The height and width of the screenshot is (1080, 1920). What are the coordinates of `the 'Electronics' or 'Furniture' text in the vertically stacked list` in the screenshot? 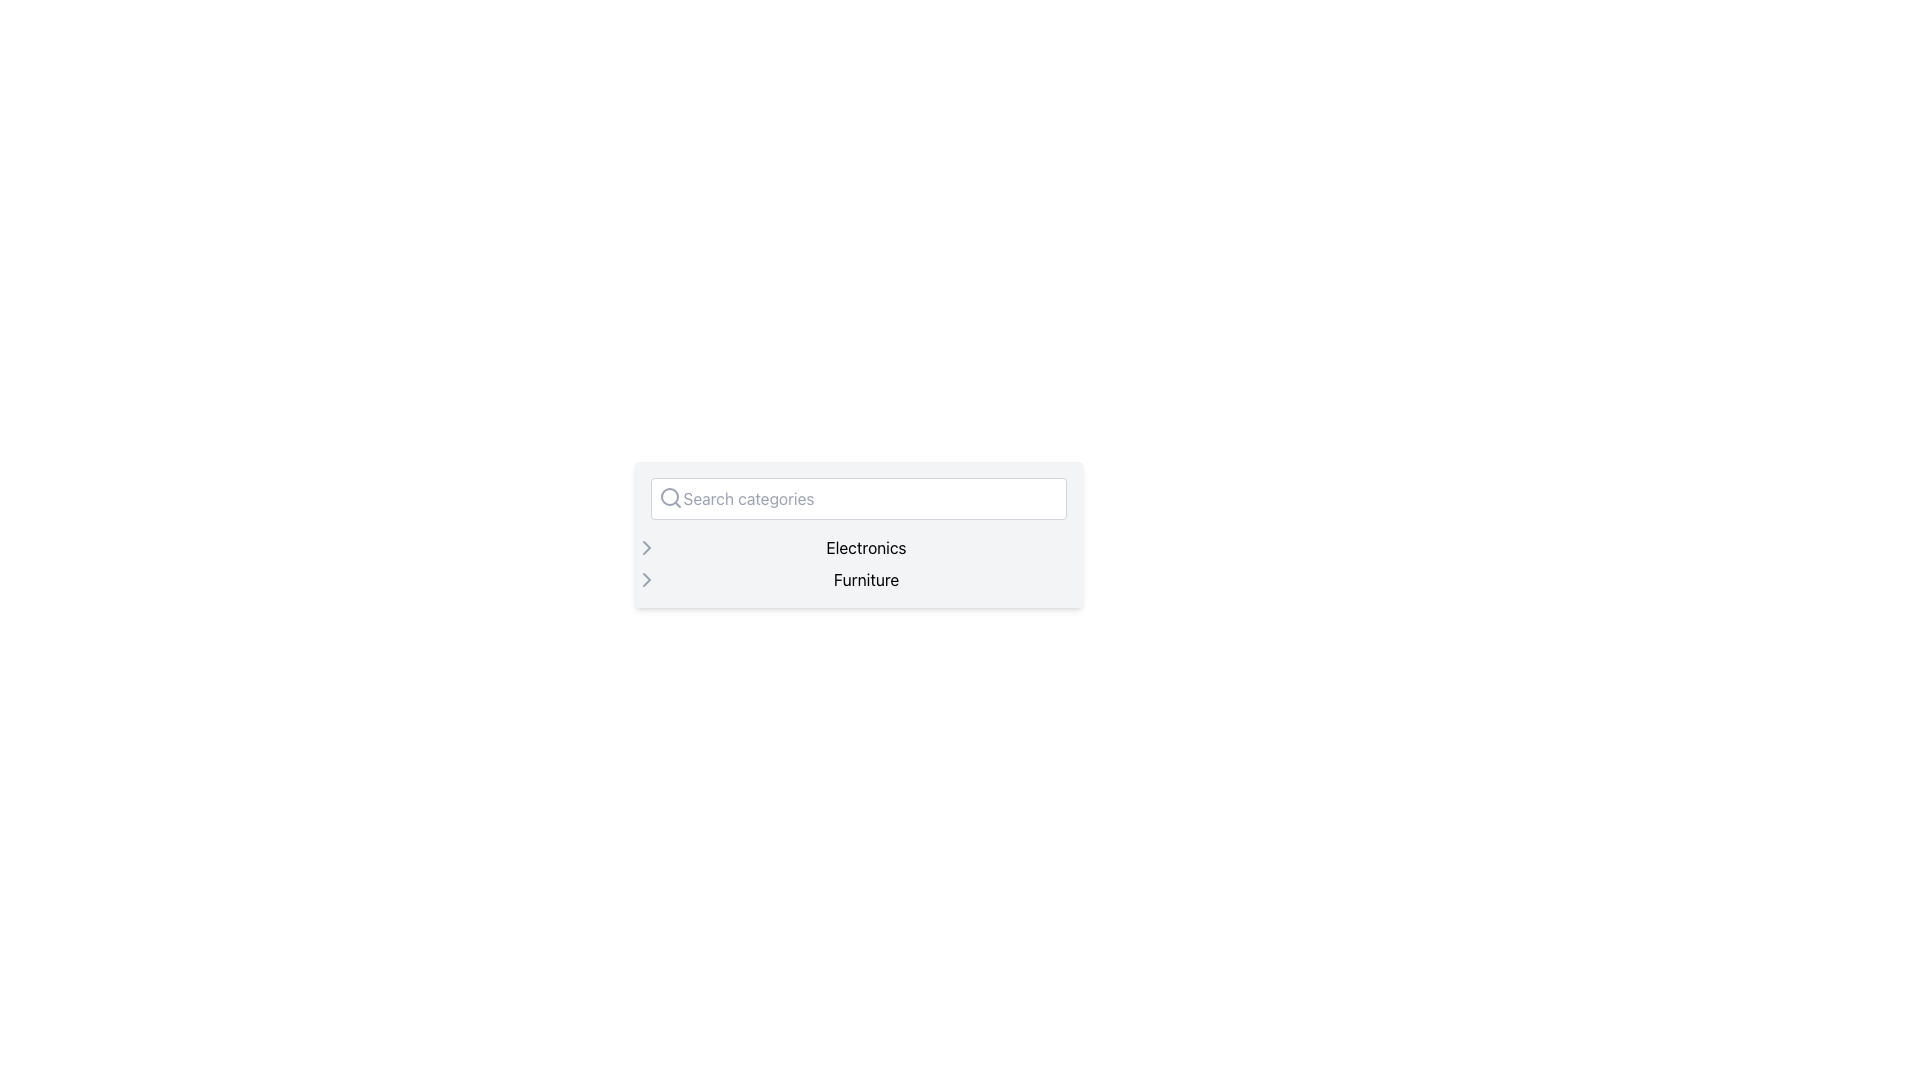 It's located at (858, 563).